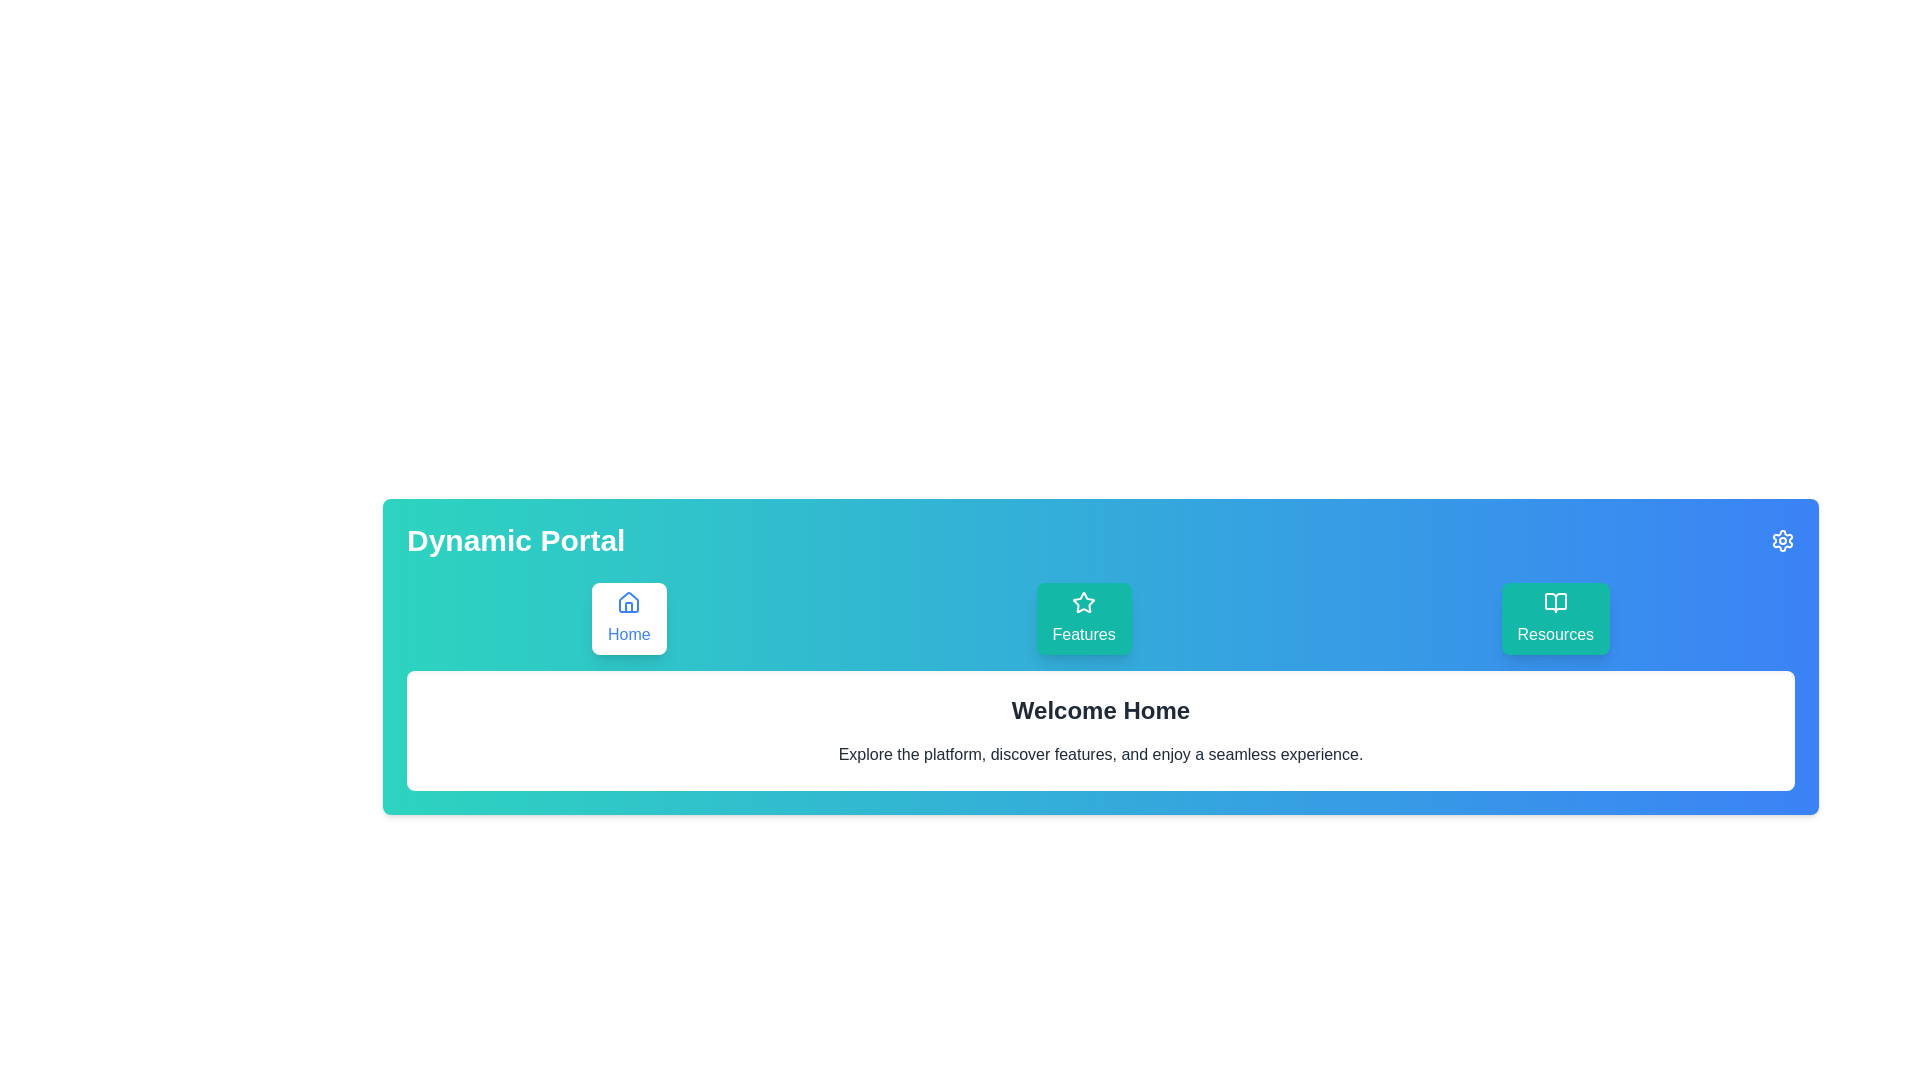  What do you see at coordinates (1554, 617) in the screenshot?
I see `the 'Resources' button located in the top-right section of the navigation bar` at bounding box center [1554, 617].